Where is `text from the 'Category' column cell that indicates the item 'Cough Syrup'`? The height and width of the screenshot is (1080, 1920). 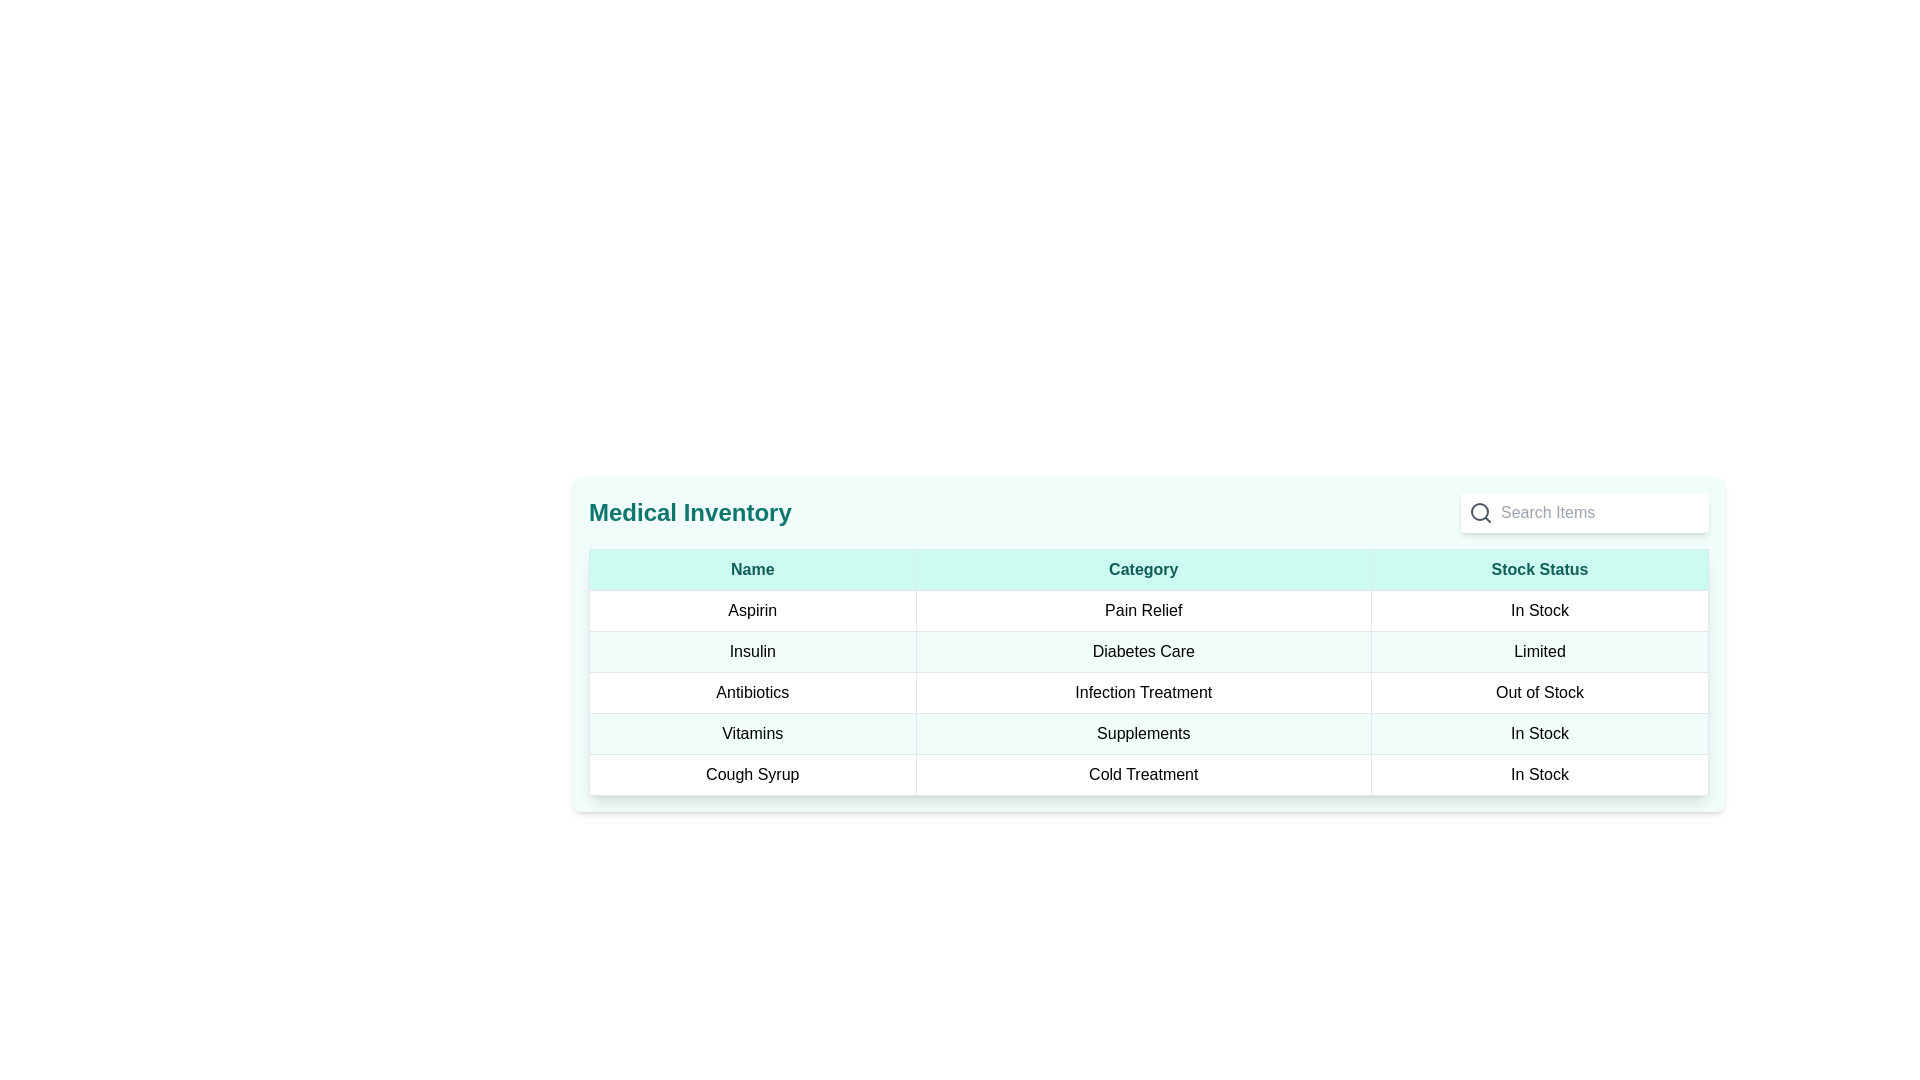 text from the 'Category' column cell that indicates the item 'Cough Syrup' is located at coordinates (1143, 774).